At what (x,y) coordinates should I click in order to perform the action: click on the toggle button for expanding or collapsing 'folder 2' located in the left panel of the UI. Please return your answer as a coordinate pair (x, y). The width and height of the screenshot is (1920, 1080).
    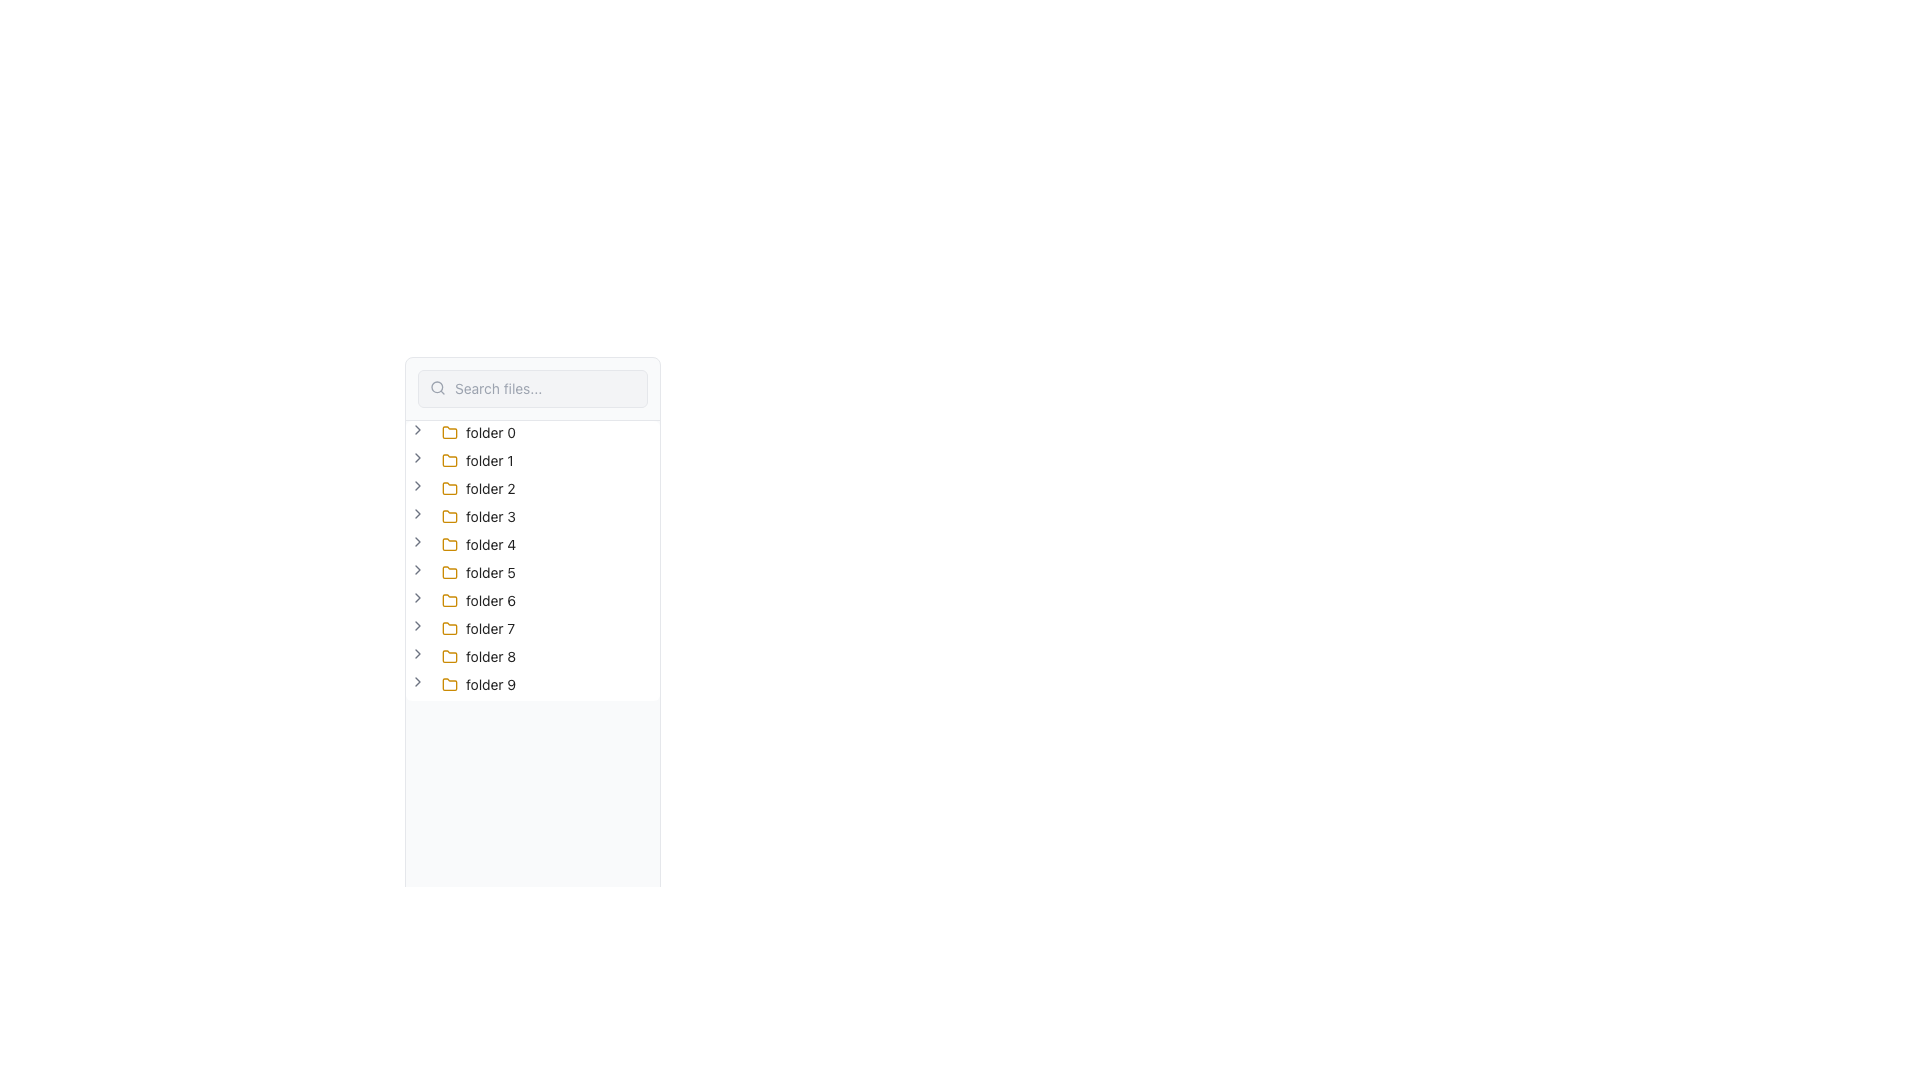
    Looking at the image, I should click on (416, 489).